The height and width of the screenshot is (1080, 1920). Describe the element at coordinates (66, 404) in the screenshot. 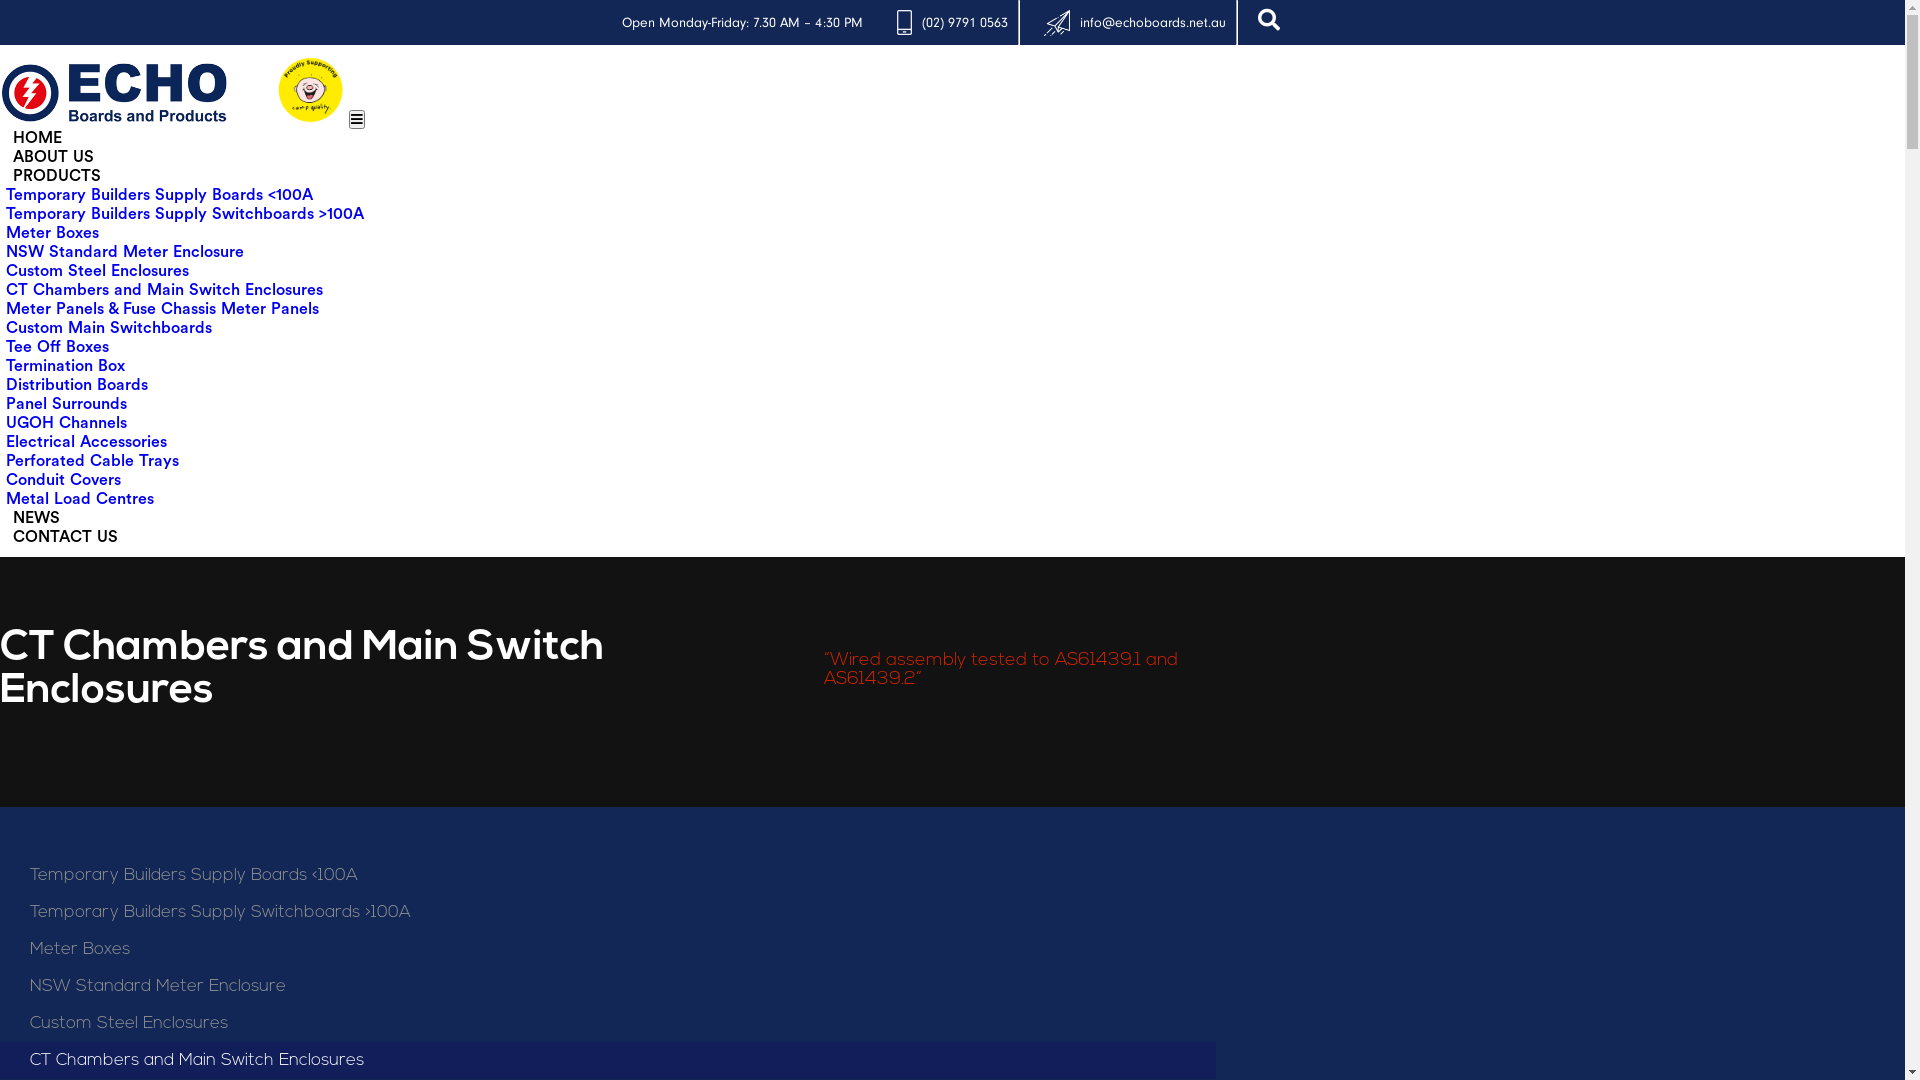

I see `'Panel Surrounds'` at that location.